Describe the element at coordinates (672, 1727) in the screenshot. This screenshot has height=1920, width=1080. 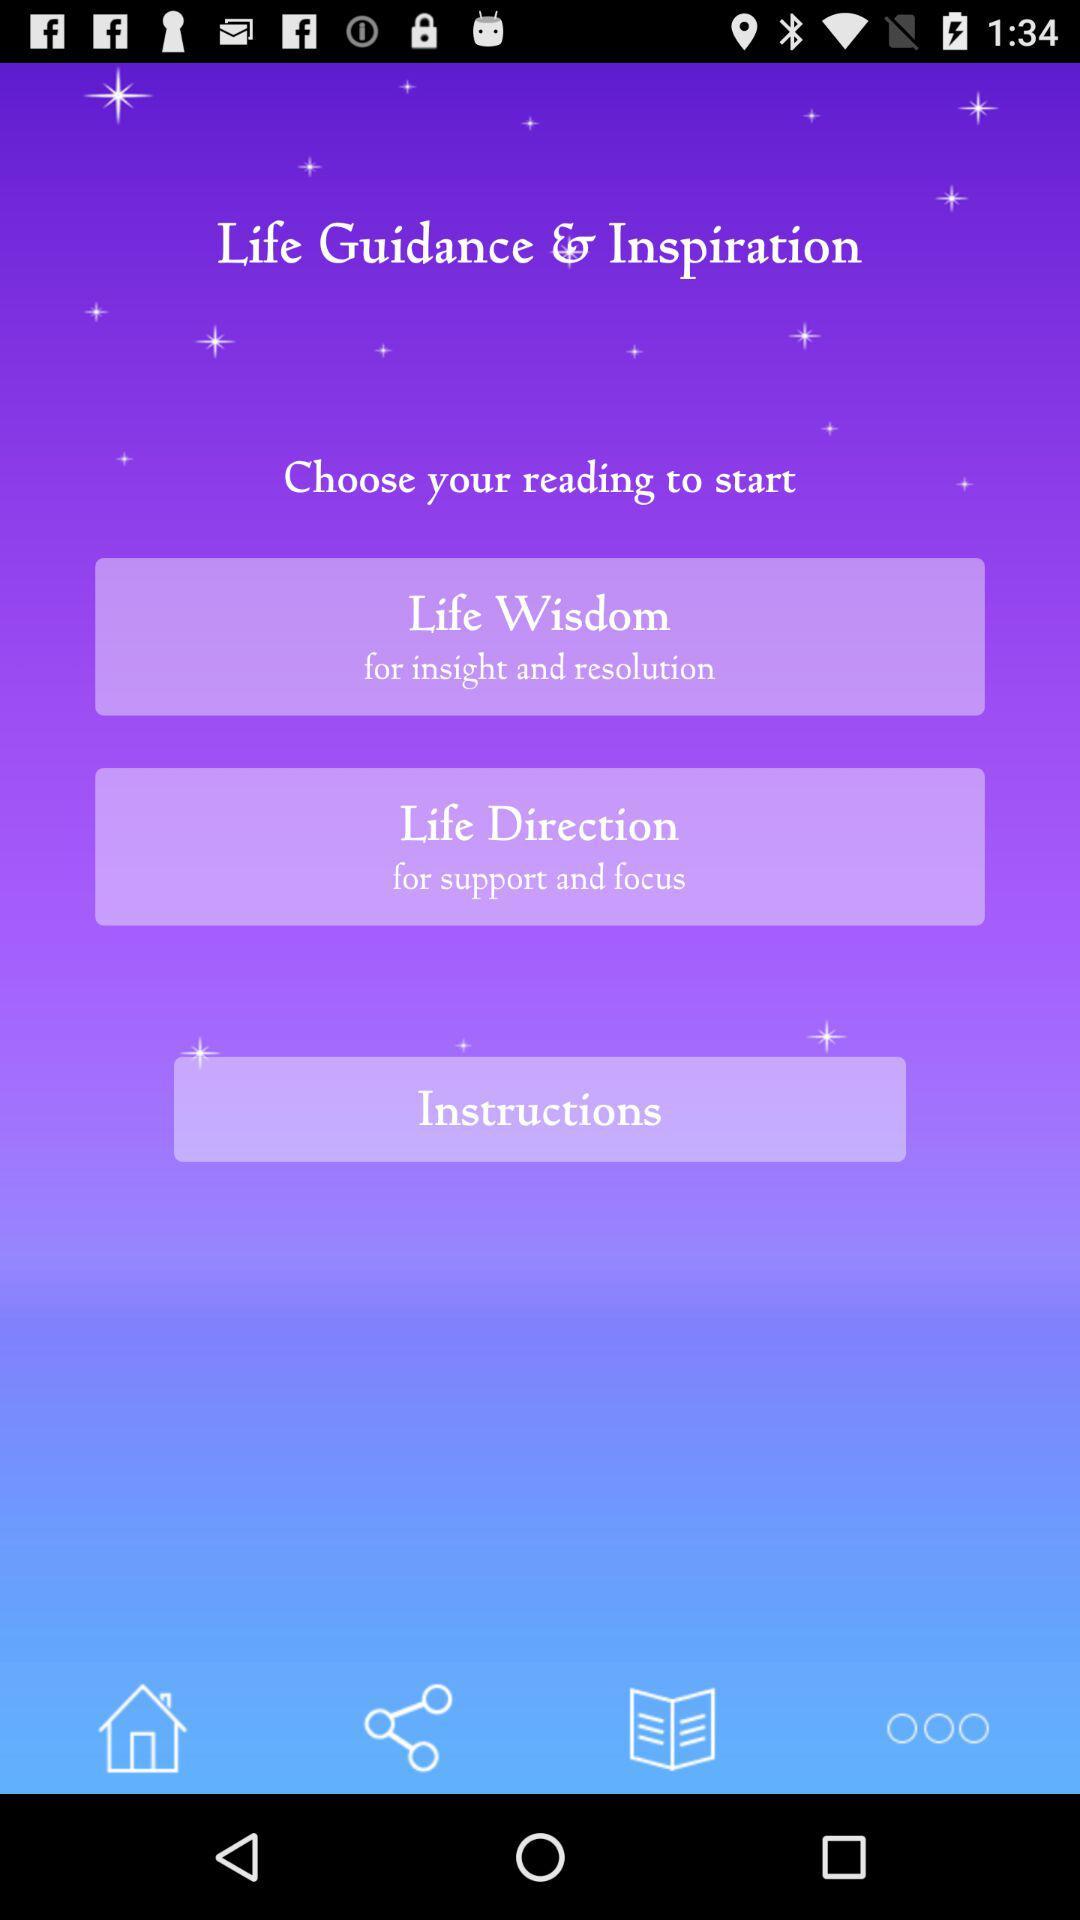
I see `the button below the instructions item` at that location.